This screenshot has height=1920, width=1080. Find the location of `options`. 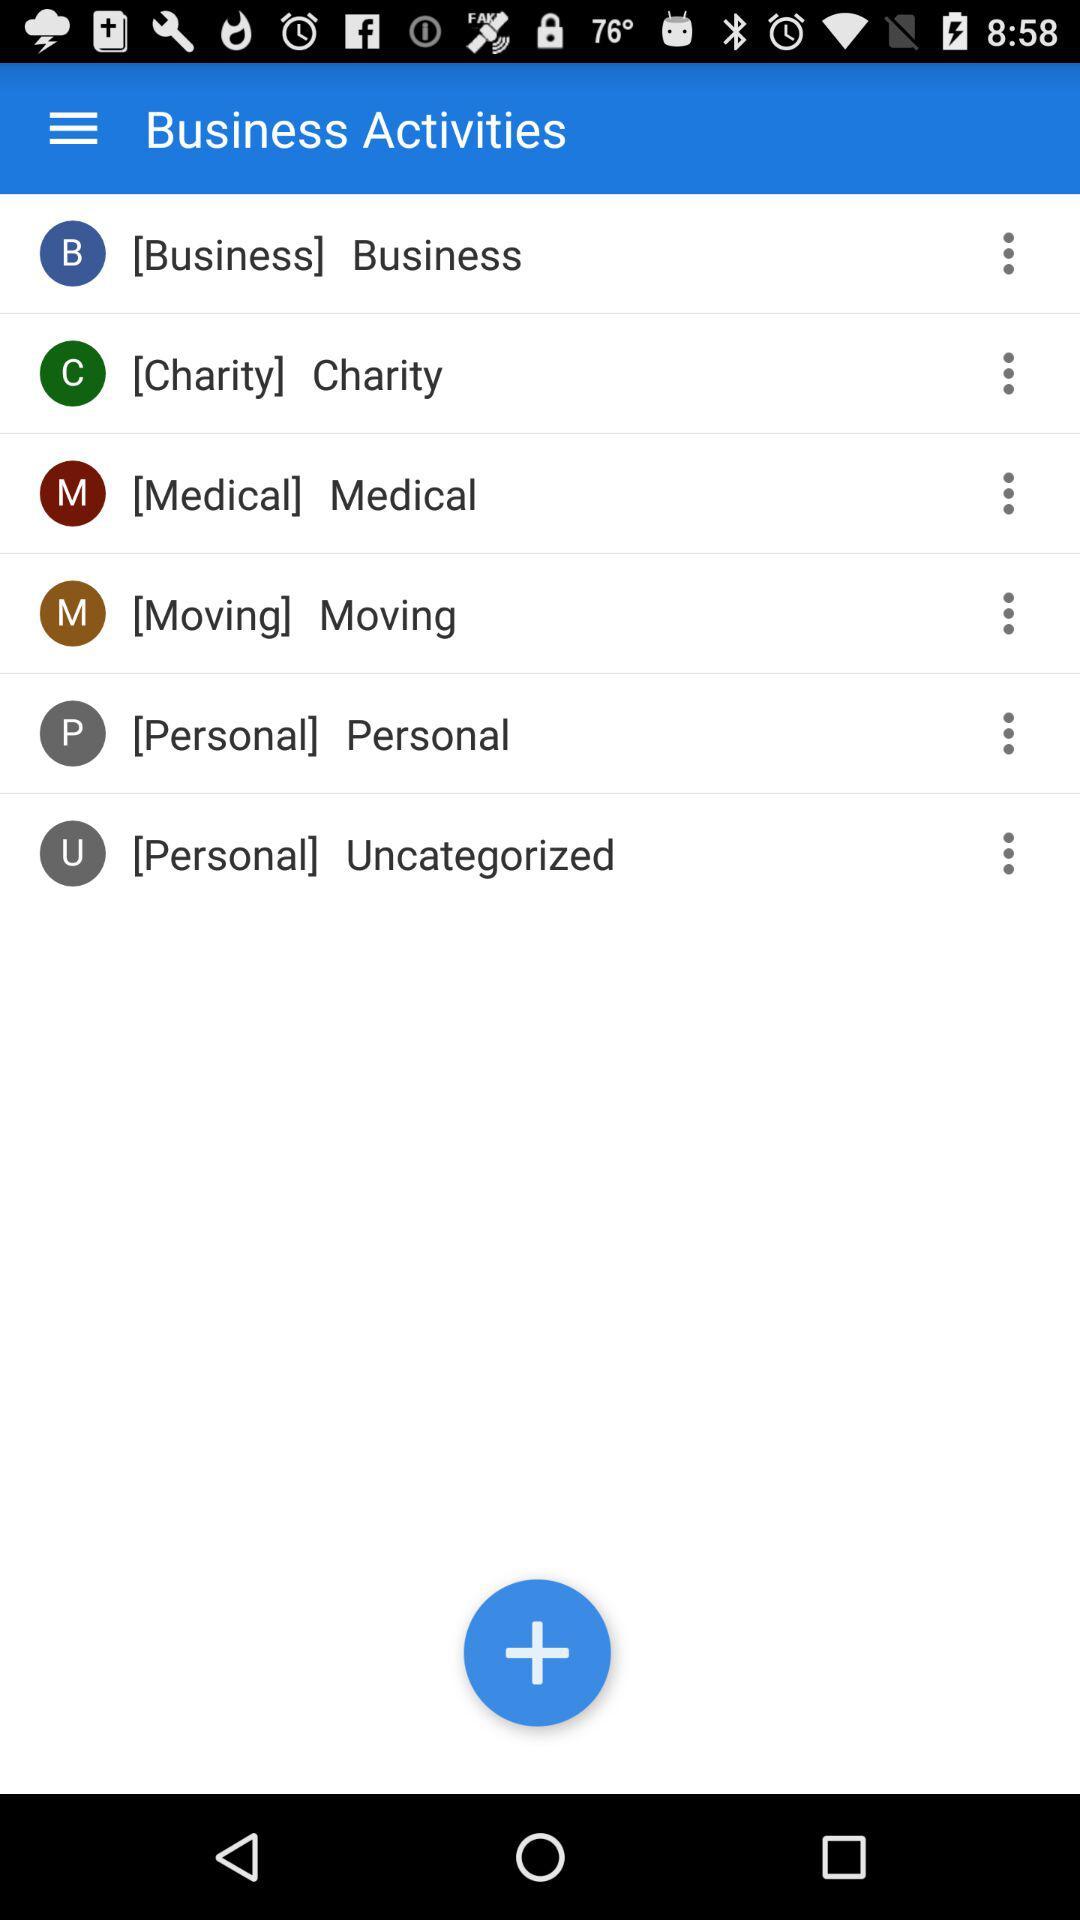

options is located at coordinates (72, 127).